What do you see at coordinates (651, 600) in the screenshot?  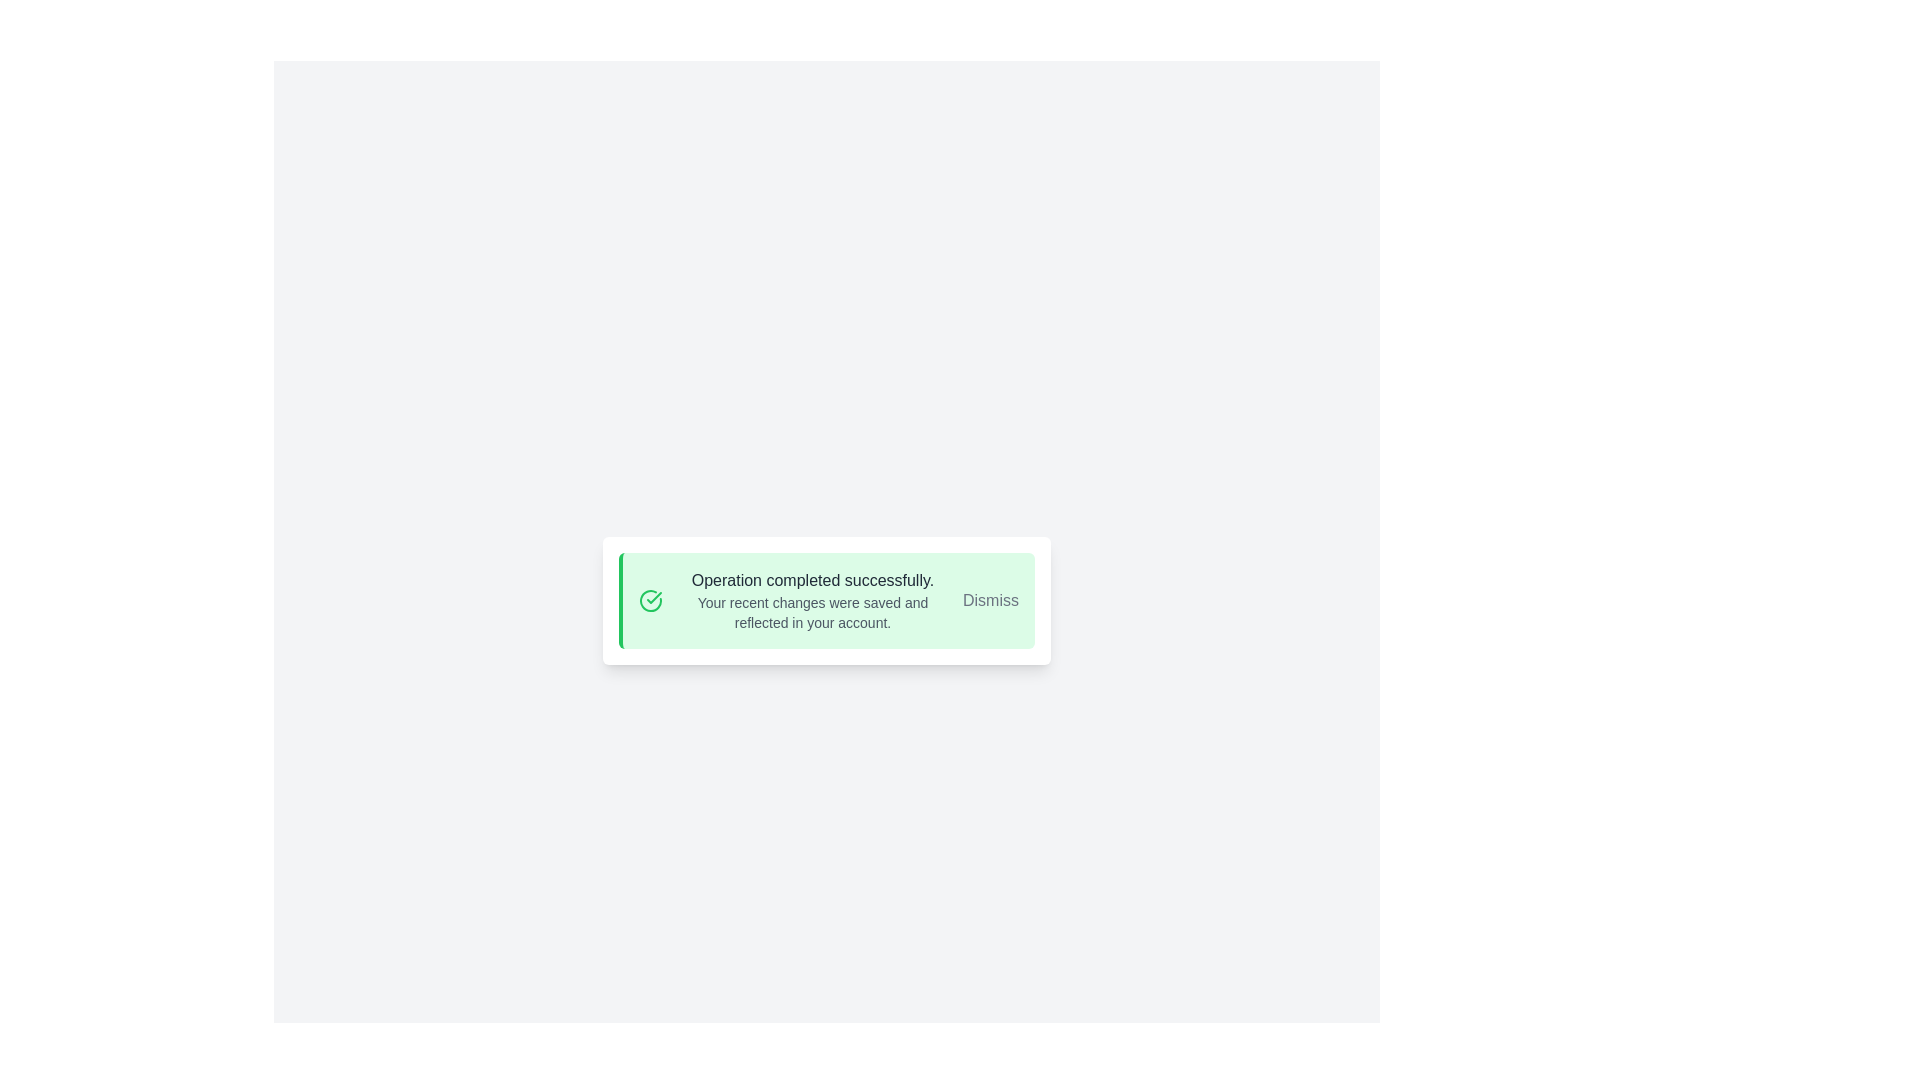 I see `the success confirmation icon located at the leftmost part of the notification box, adjacent to the notification message text` at bounding box center [651, 600].